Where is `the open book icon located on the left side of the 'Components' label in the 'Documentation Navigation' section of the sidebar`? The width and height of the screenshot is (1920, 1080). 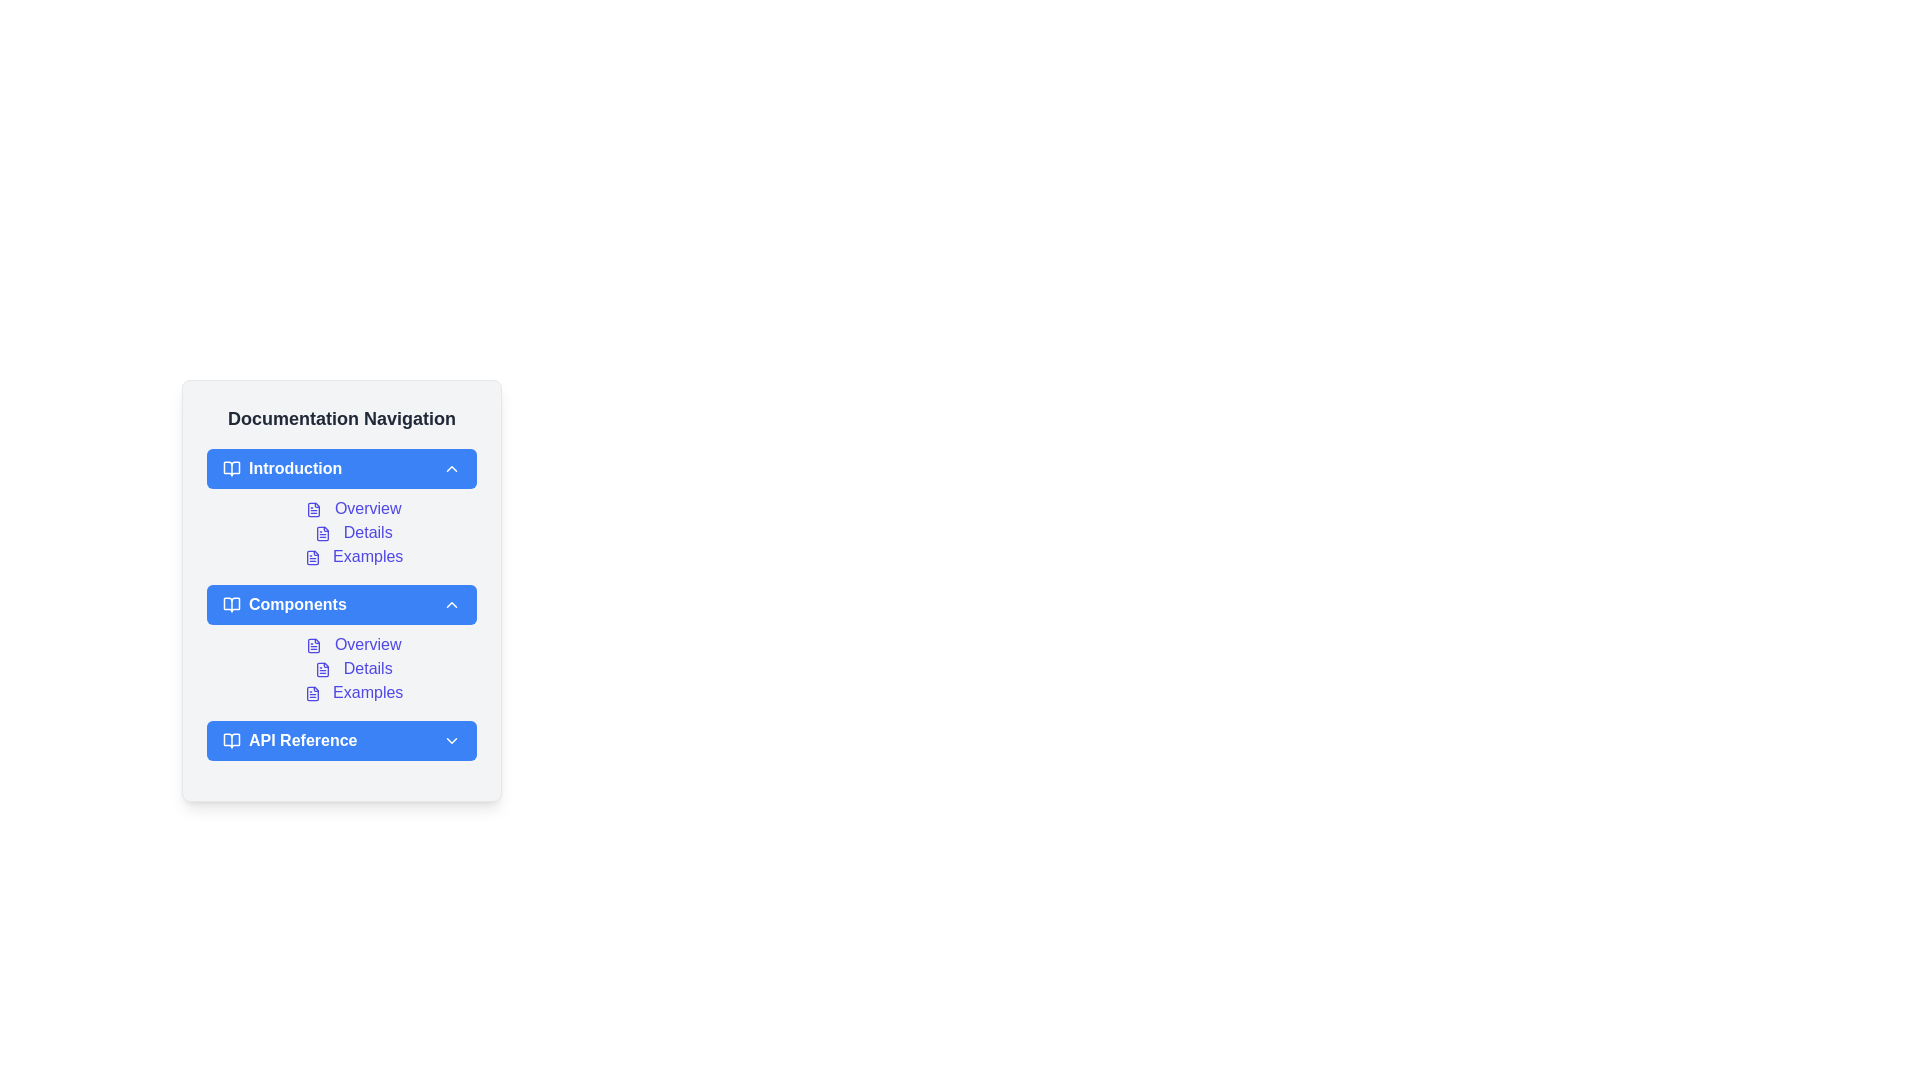
the open book icon located on the left side of the 'Components' label in the 'Documentation Navigation' section of the sidebar is located at coordinates (231, 604).